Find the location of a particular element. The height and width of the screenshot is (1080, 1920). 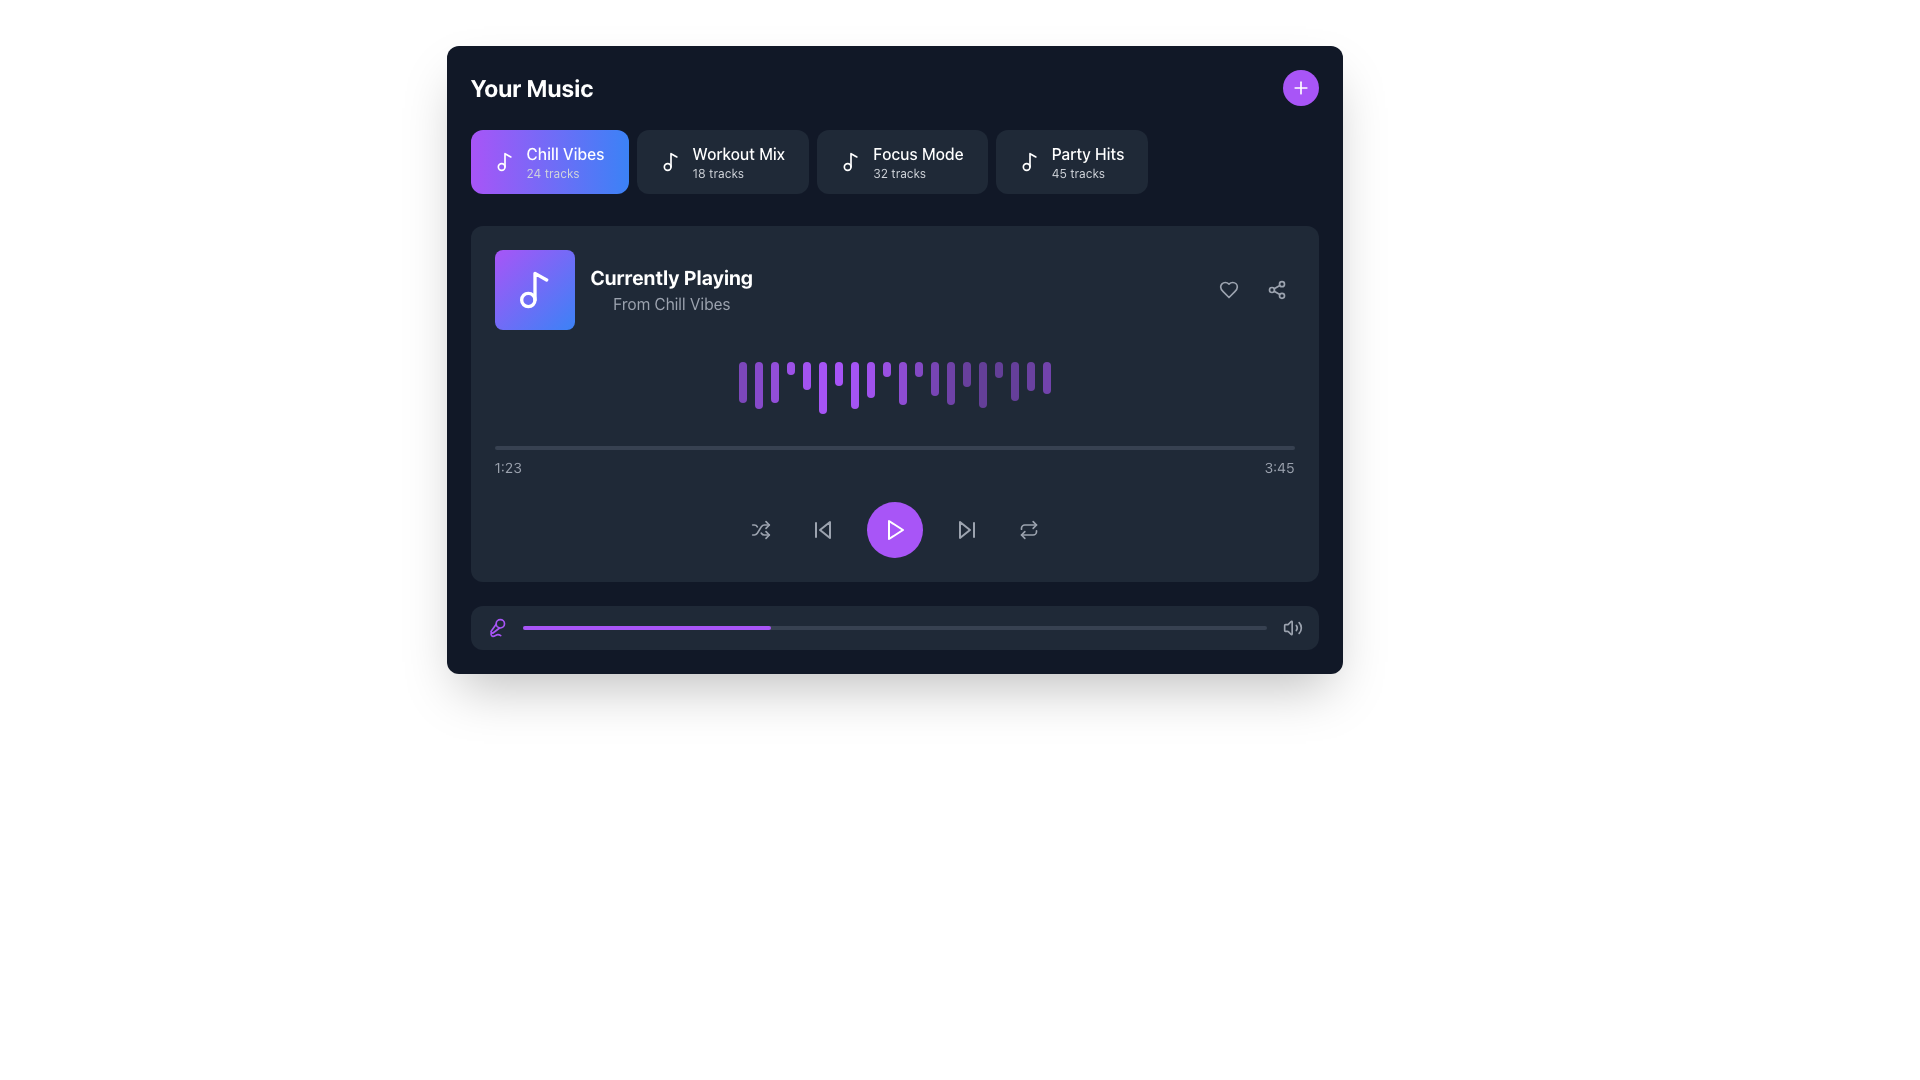

the 'Currently Playing' text label, which displays 'Currently Playing' in bold white font and 'From Chill Vibes' in smaller gray font, to interact with possible surrounding elements is located at coordinates (671, 289).